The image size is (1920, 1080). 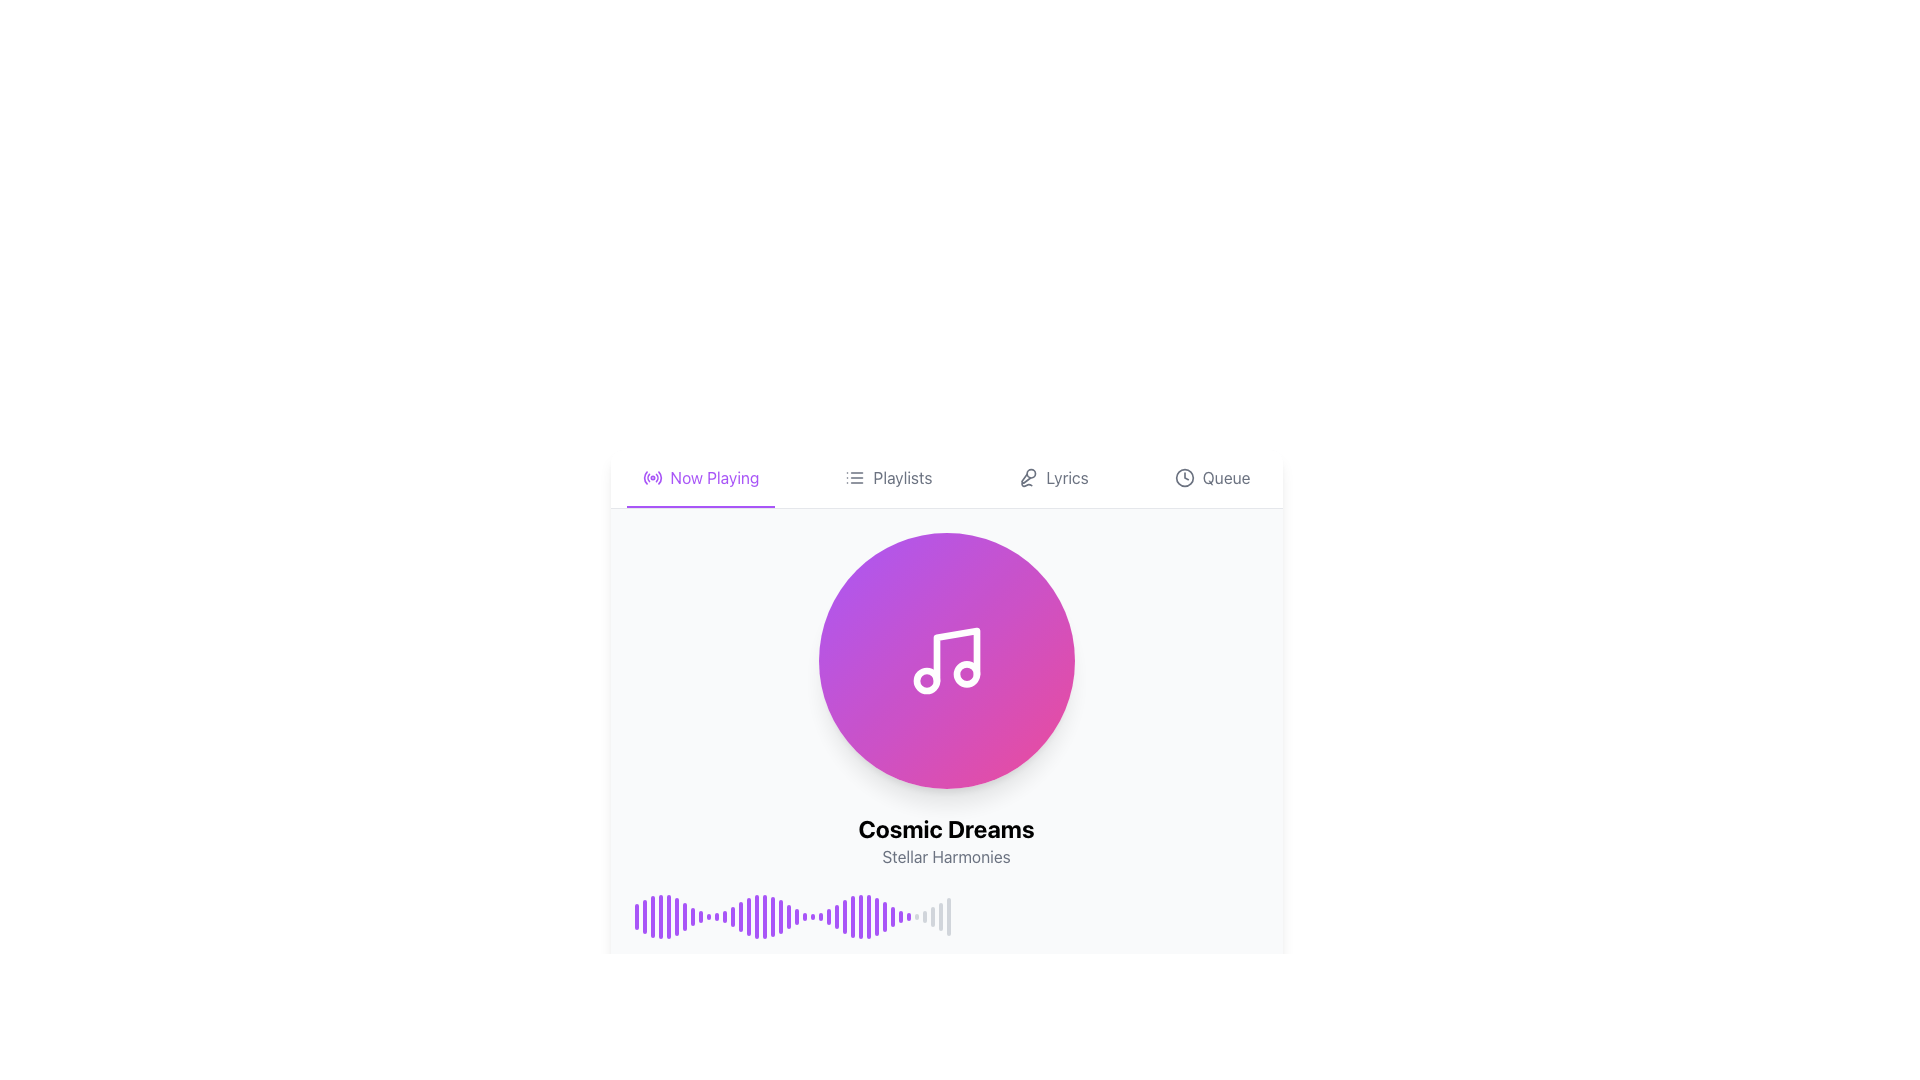 What do you see at coordinates (804, 917) in the screenshot?
I see `the appearance of the 22nd purple waveform bar, which is vertically oriented with rounded top and bottom, located below the text 'Cosmic Dreams' and 'Stellar Harmonies'` at bounding box center [804, 917].